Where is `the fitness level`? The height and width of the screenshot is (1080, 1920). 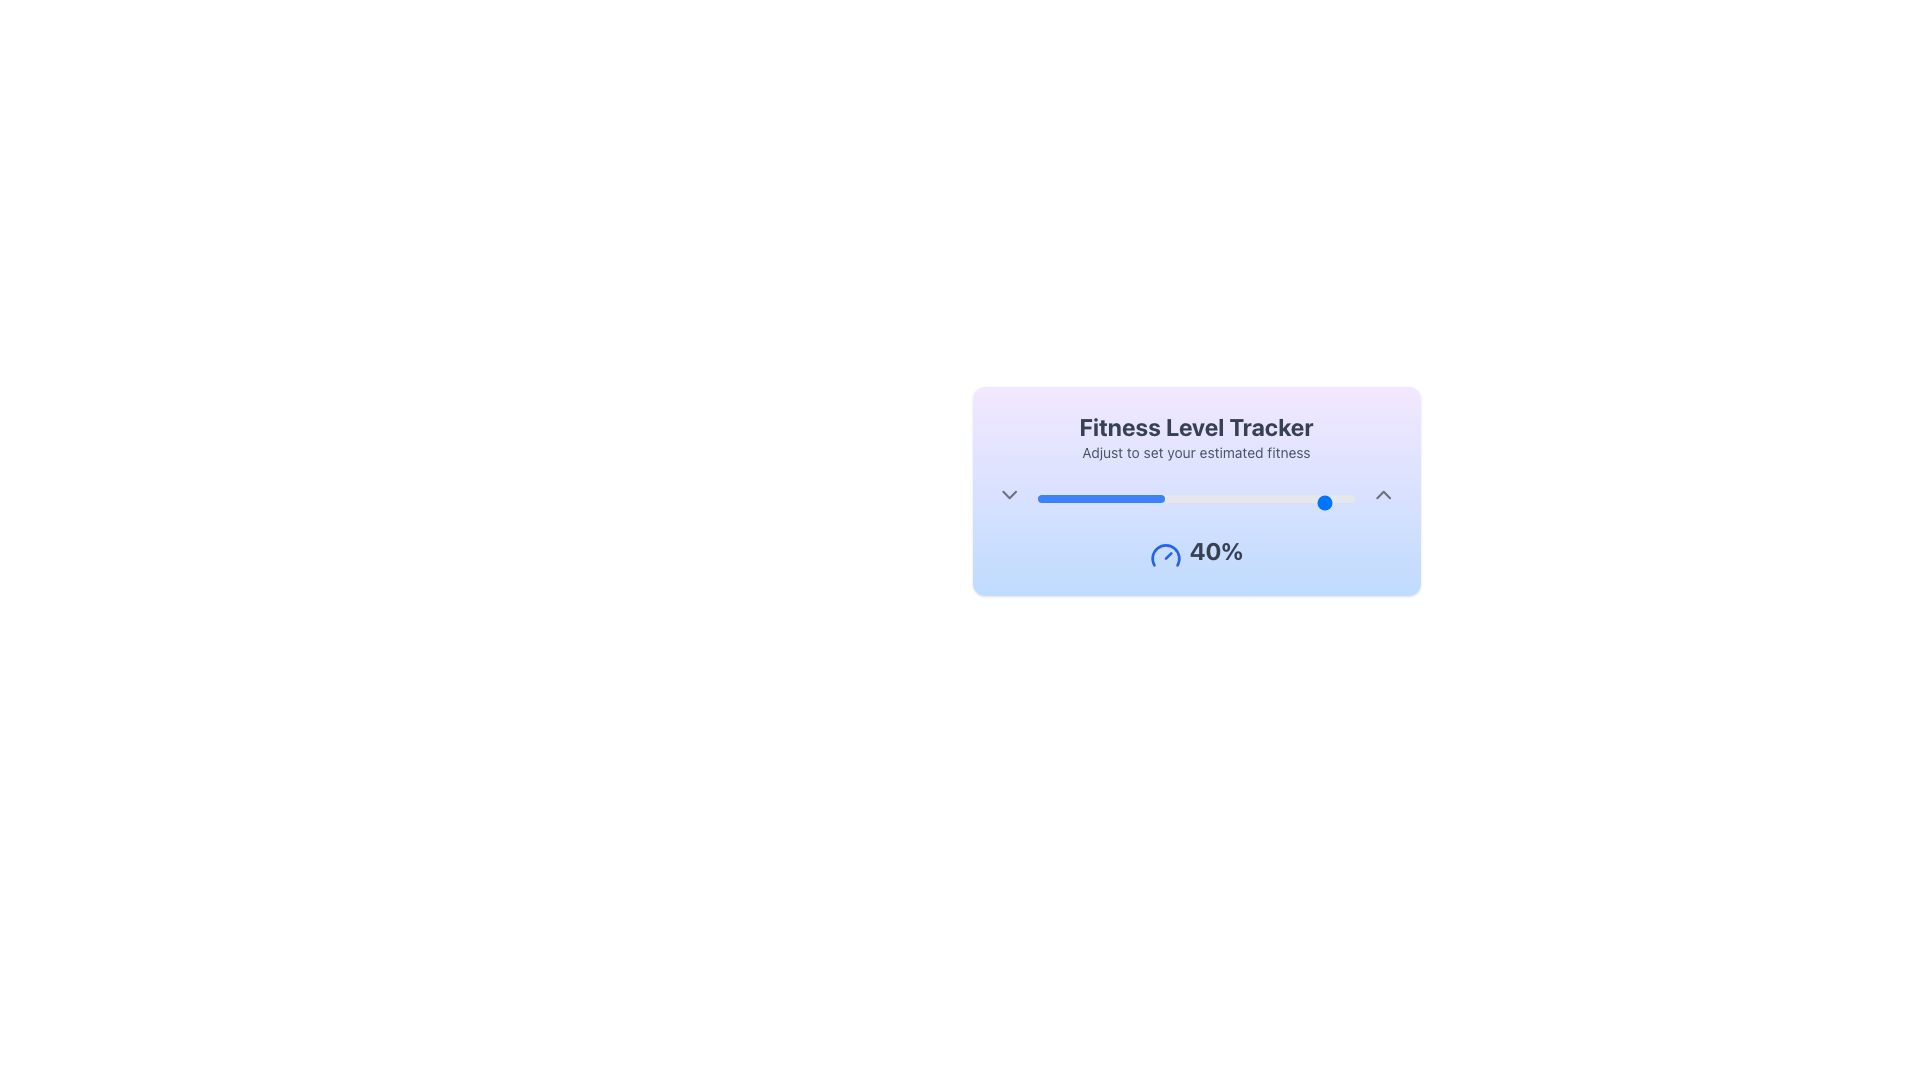 the fitness level is located at coordinates (1304, 497).